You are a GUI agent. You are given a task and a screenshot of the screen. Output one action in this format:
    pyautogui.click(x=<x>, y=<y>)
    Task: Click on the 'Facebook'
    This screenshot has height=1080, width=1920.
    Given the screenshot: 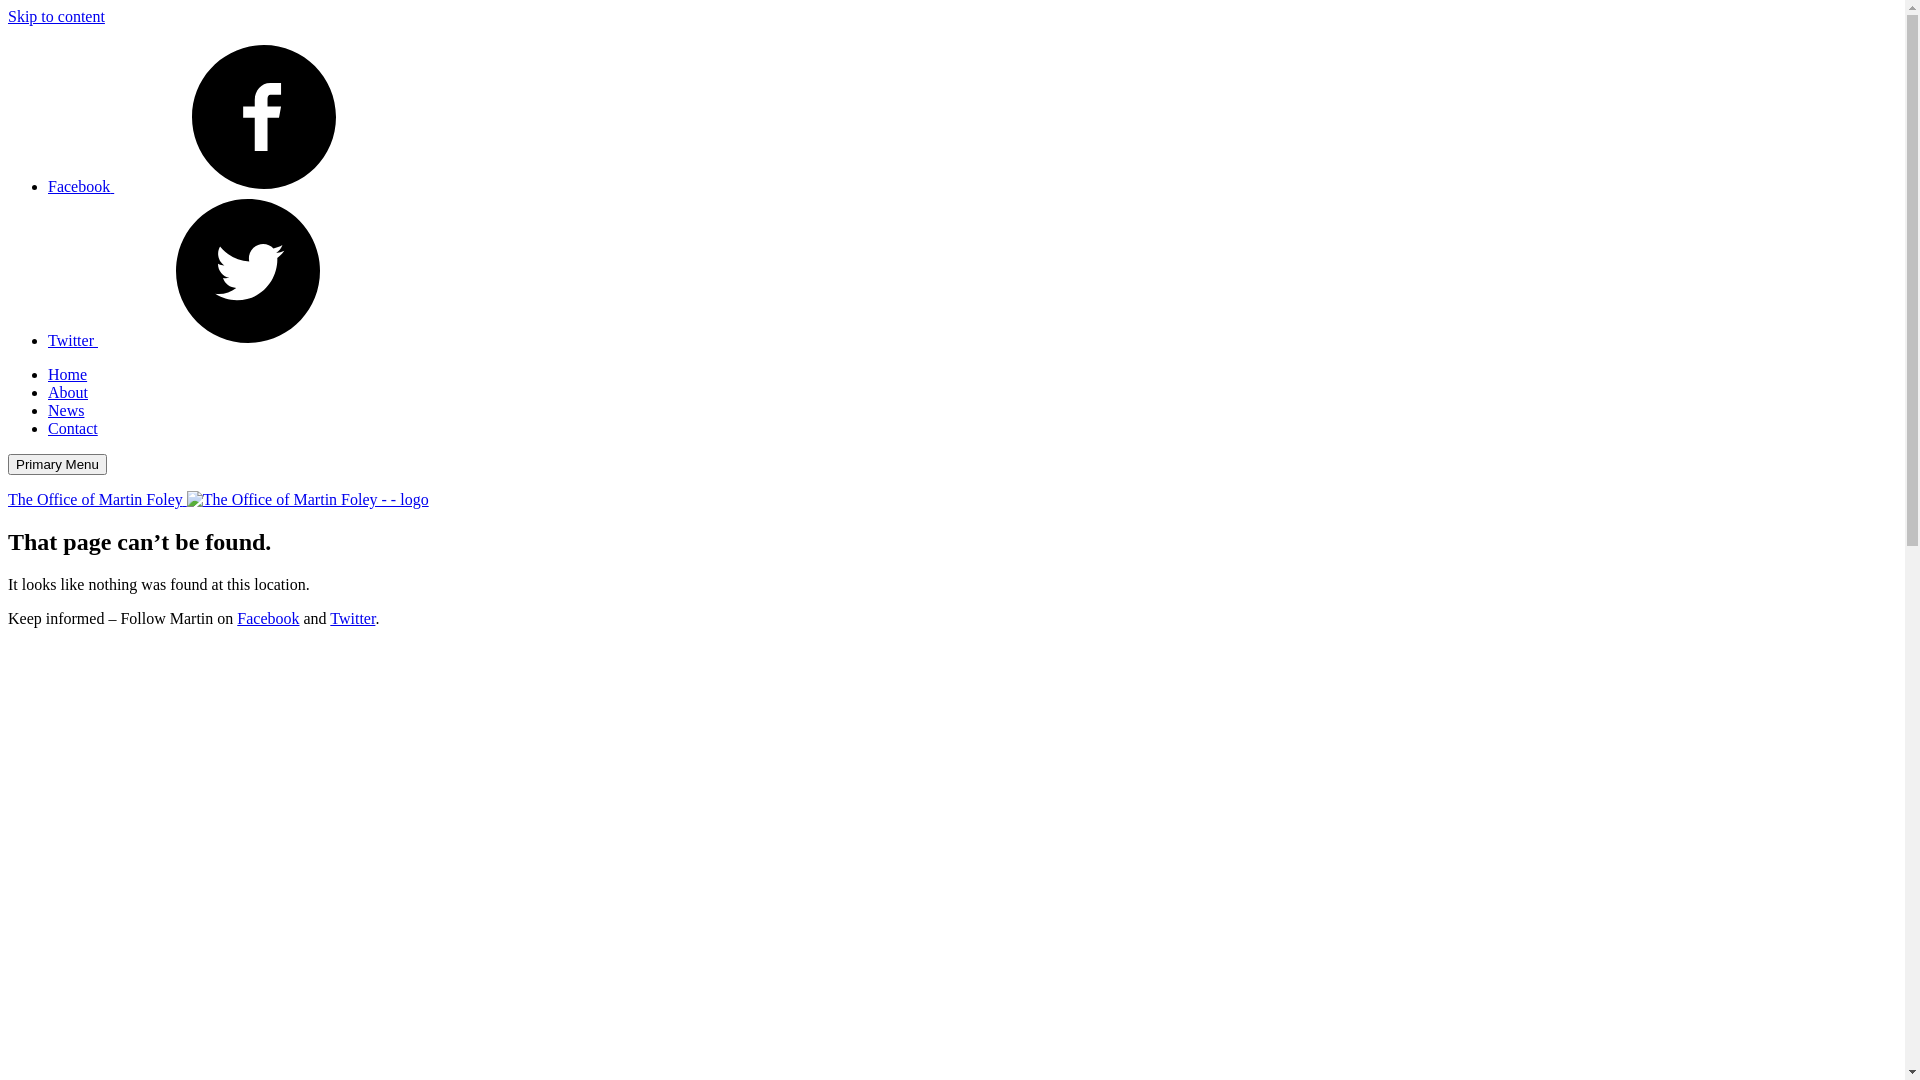 What is the action you would take?
    pyautogui.click(x=267, y=617)
    